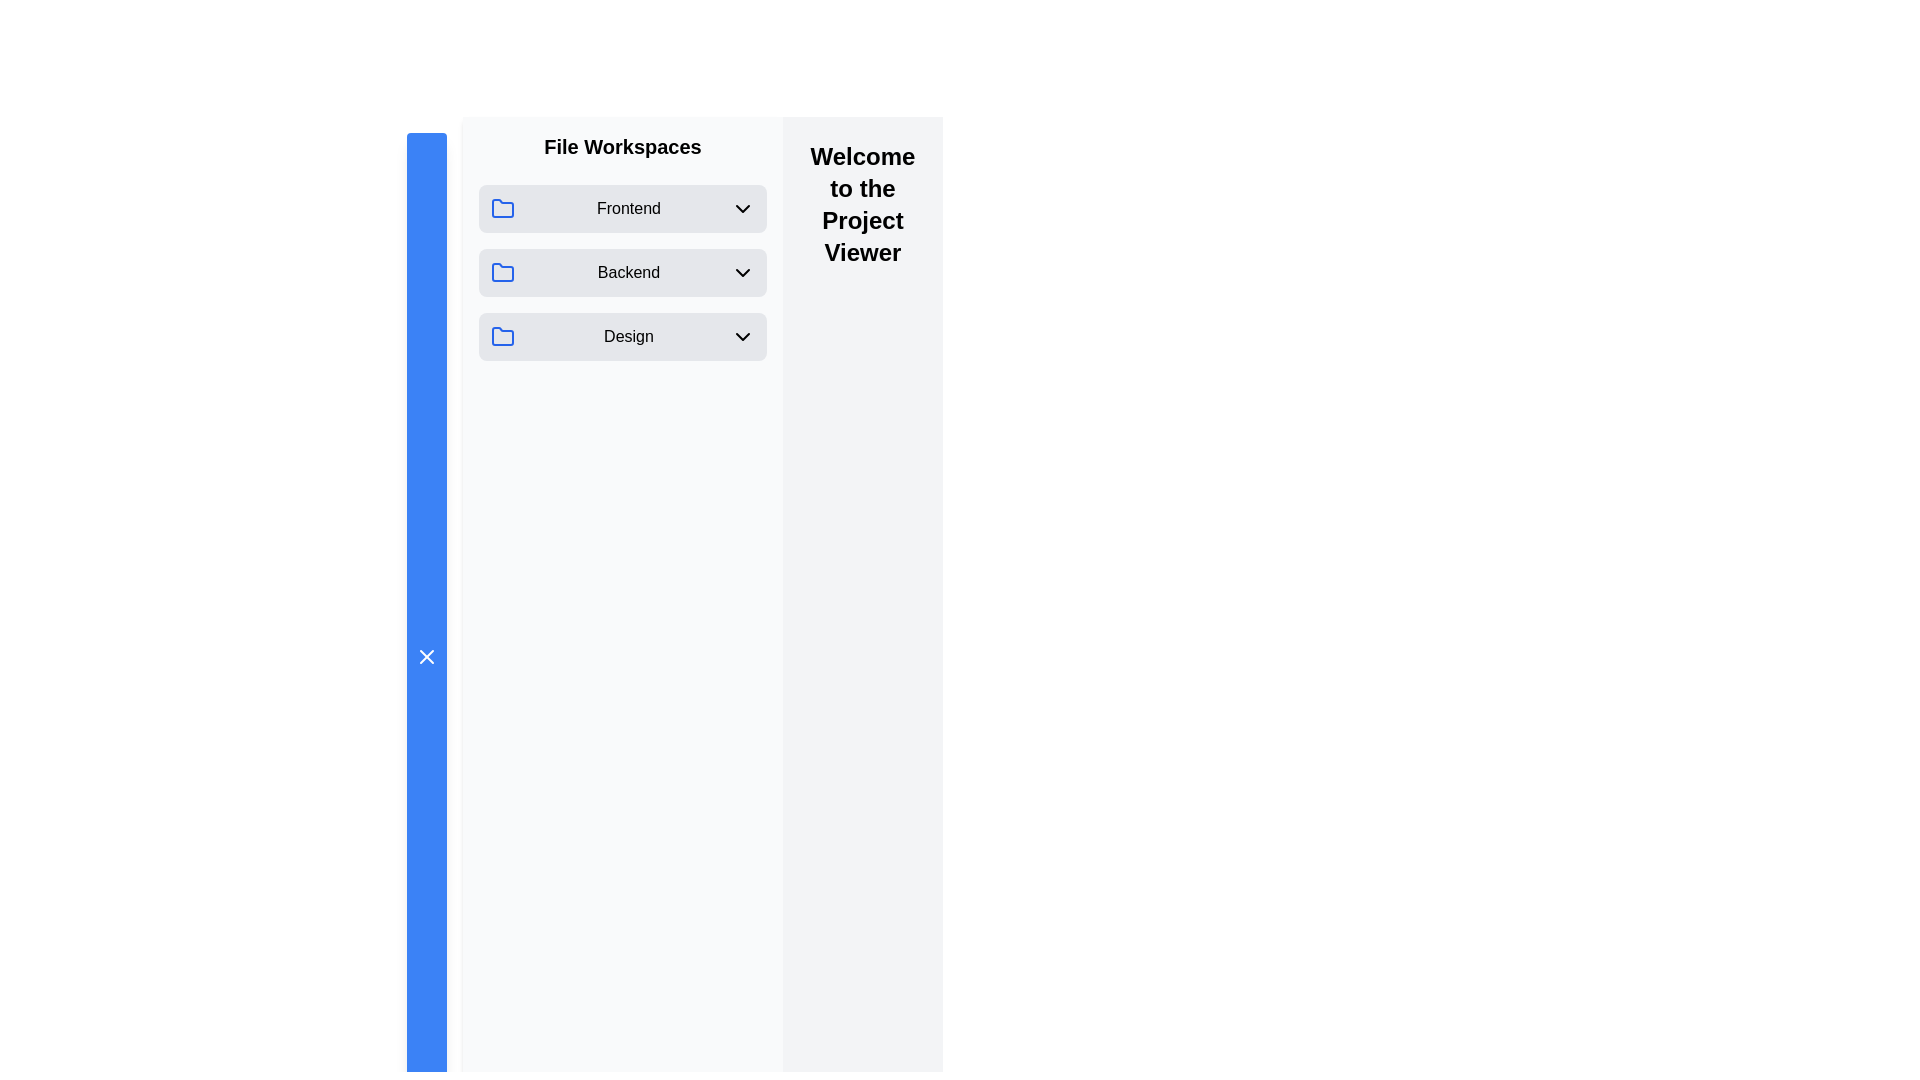 This screenshot has width=1920, height=1080. Describe the element at coordinates (742, 335) in the screenshot. I see `the downward-pointing chevron icon located in the 'Design' section` at that location.